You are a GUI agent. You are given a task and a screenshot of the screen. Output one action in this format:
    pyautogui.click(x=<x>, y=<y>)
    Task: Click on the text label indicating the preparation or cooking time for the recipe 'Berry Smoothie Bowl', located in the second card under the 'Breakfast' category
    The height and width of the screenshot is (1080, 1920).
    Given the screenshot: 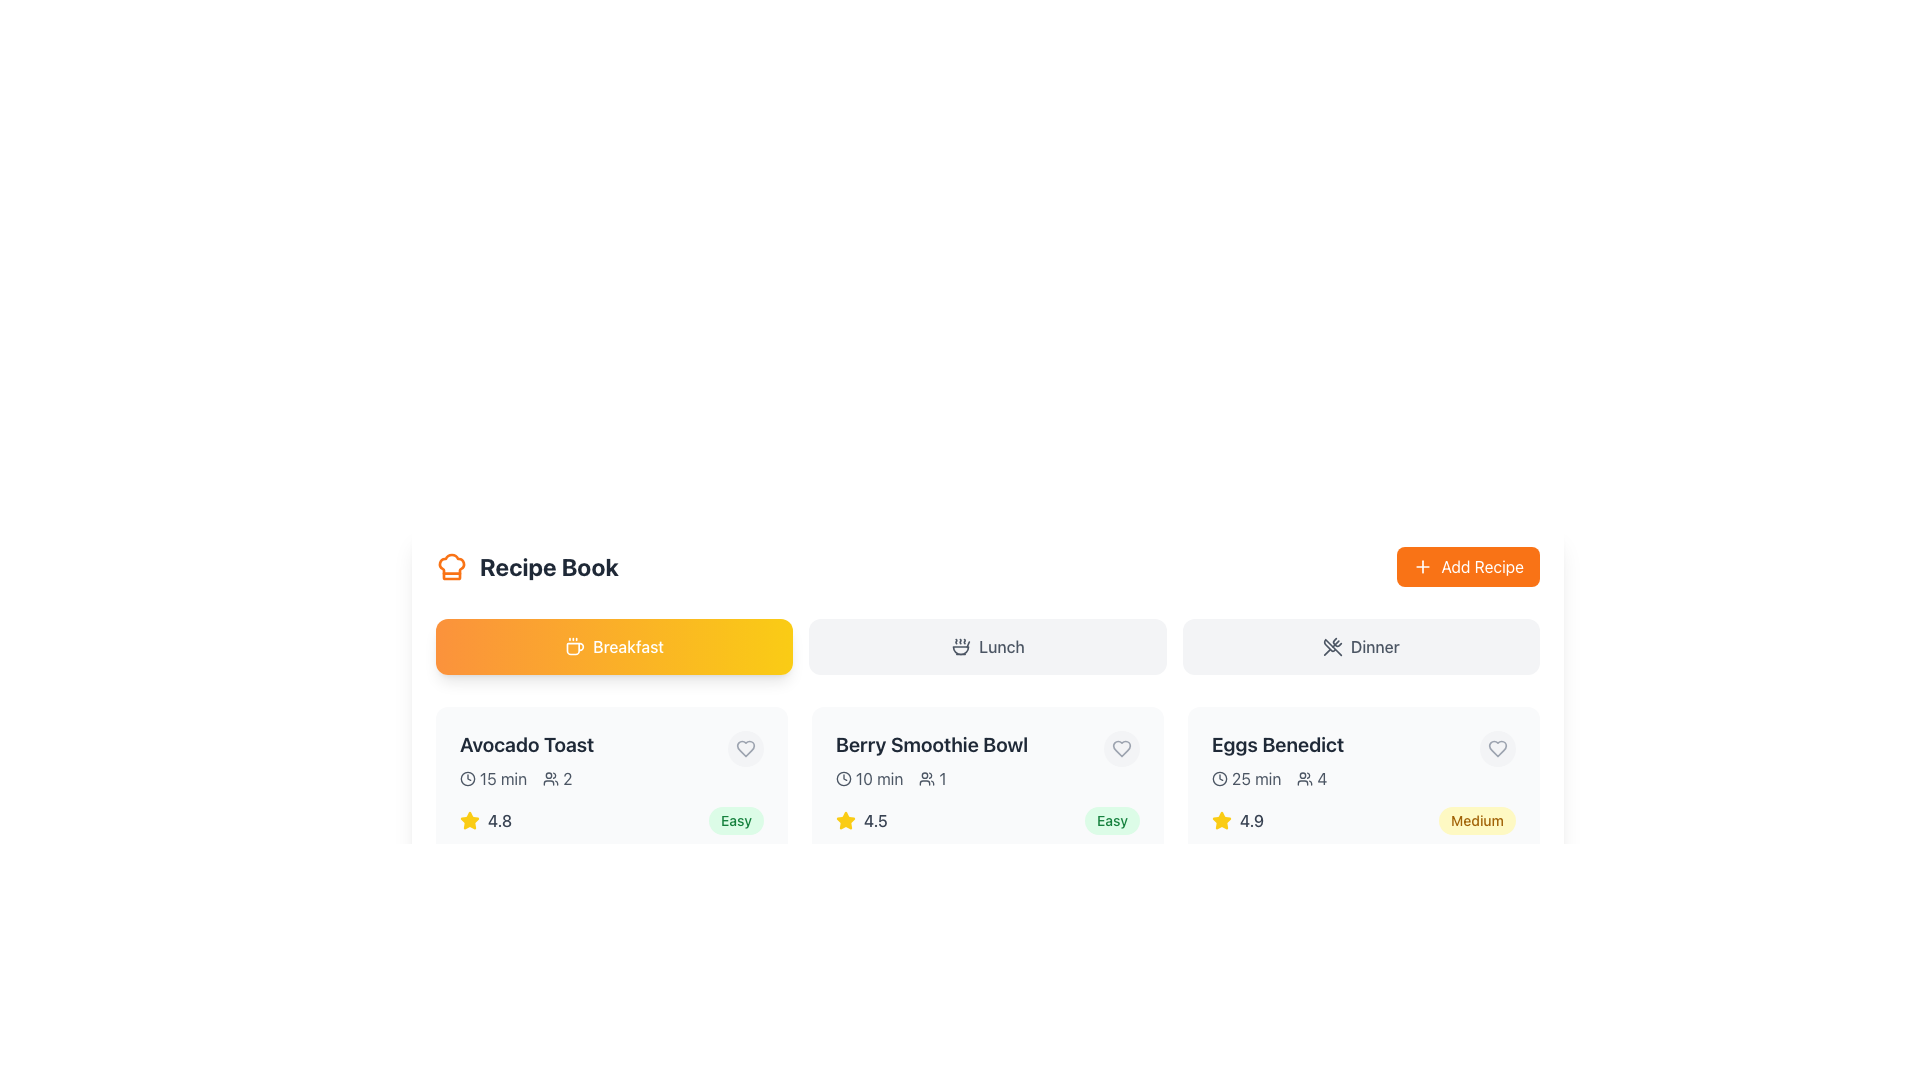 What is the action you would take?
    pyautogui.click(x=879, y=778)
    